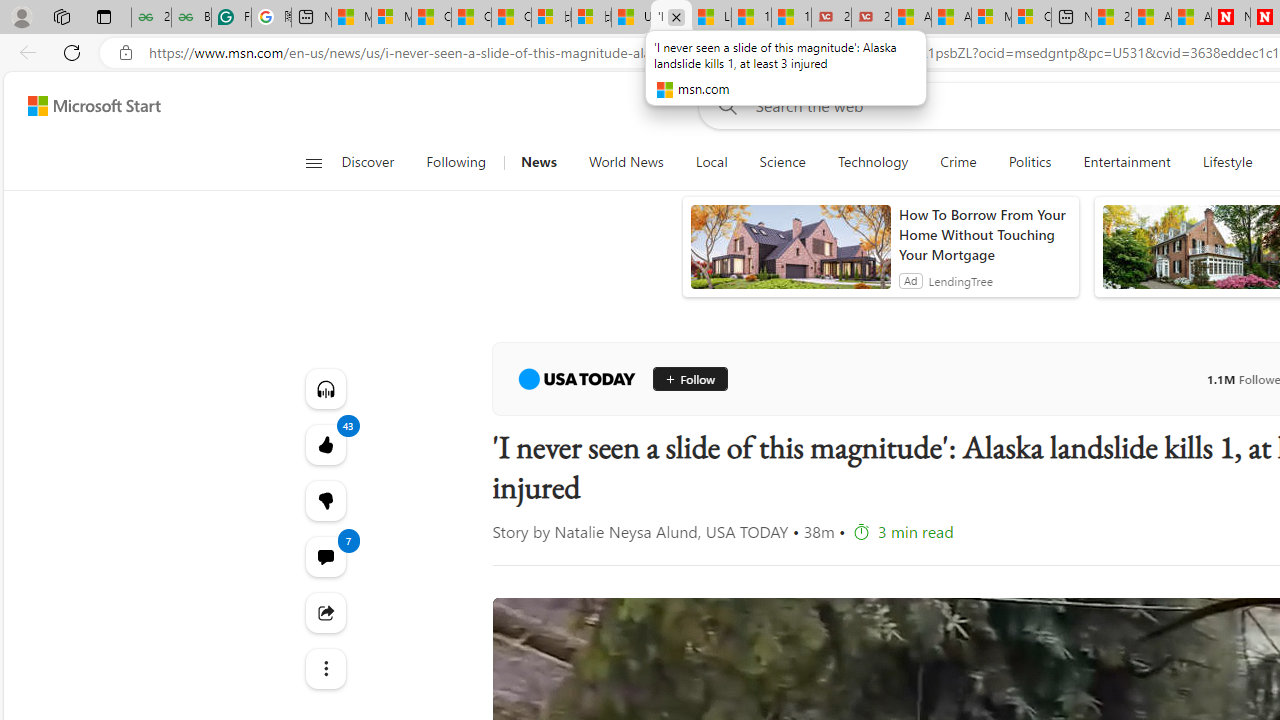 The width and height of the screenshot is (1280, 720). What do you see at coordinates (325, 443) in the screenshot?
I see `'43 Like'` at bounding box center [325, 443].